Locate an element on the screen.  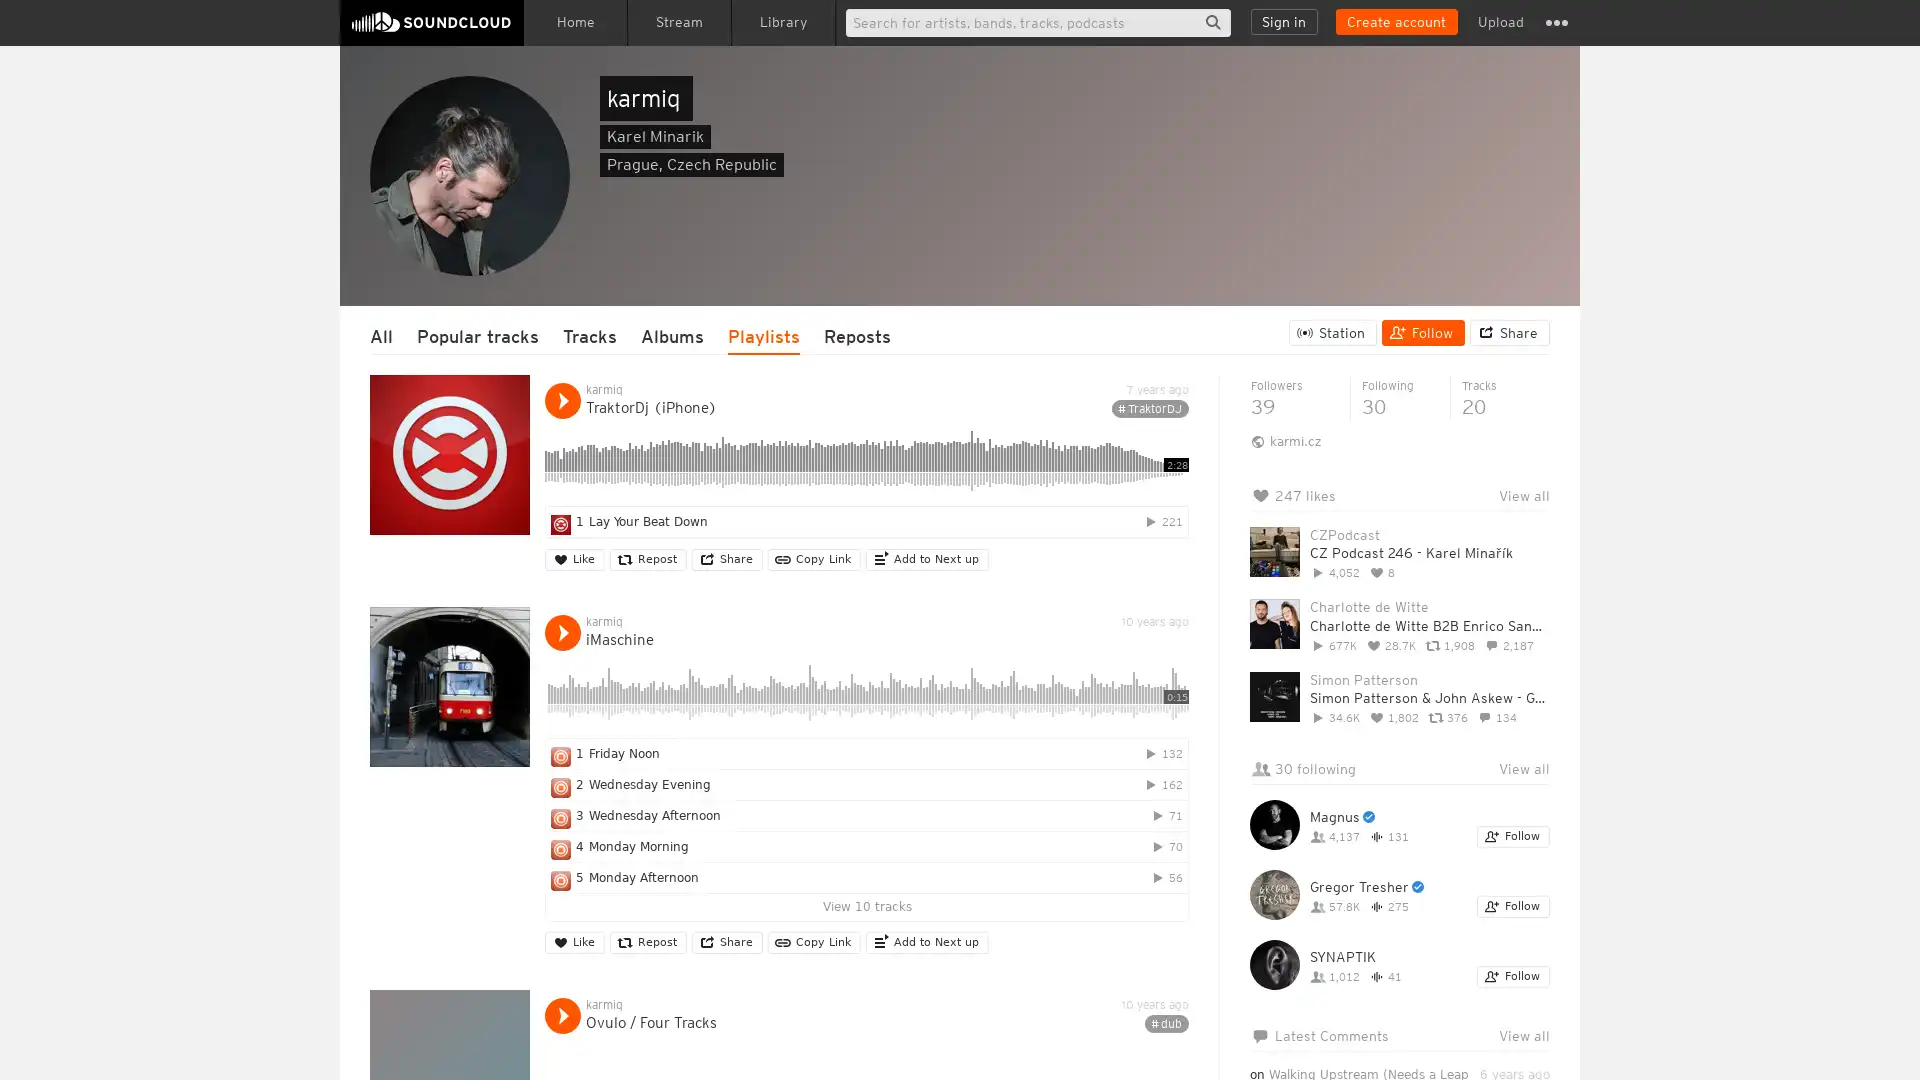
Play is located at coordinates (561, 401).